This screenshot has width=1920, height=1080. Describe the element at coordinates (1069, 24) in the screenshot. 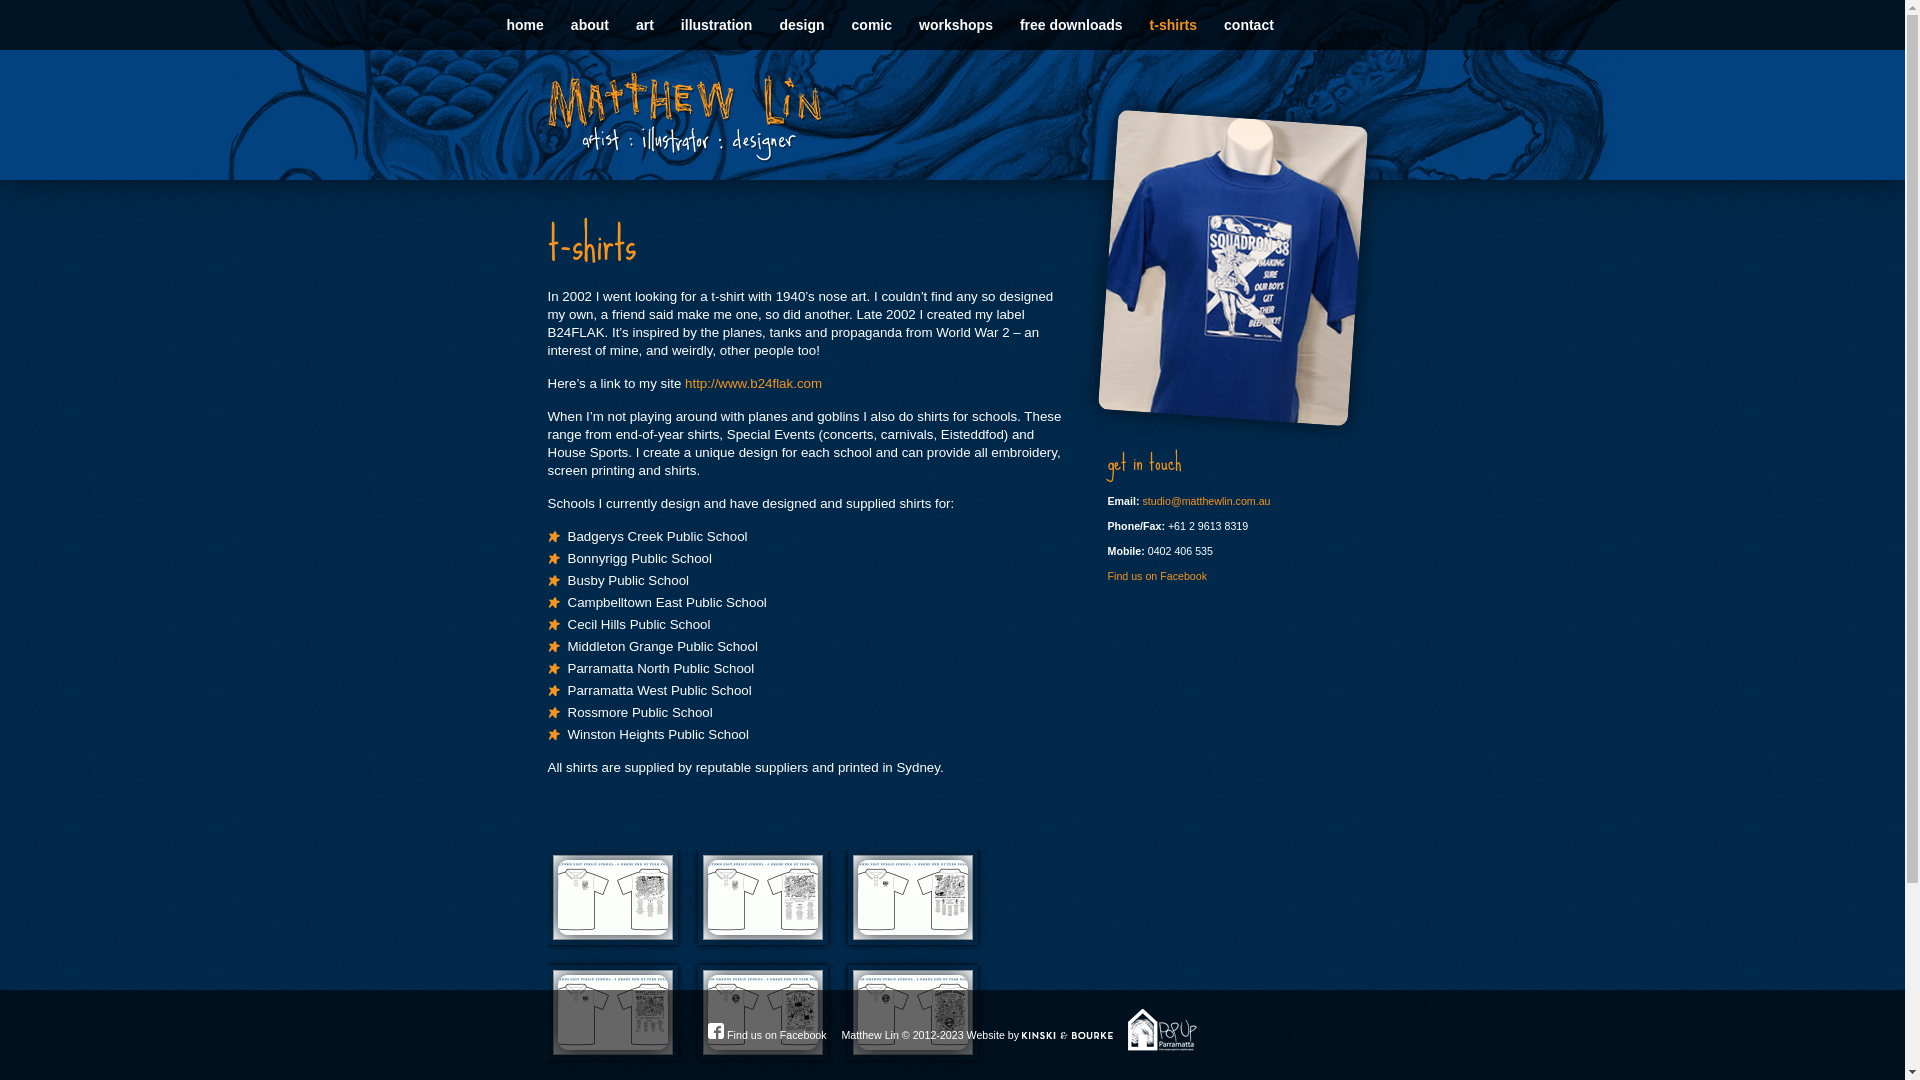

I see `'free downloads'` at that location.